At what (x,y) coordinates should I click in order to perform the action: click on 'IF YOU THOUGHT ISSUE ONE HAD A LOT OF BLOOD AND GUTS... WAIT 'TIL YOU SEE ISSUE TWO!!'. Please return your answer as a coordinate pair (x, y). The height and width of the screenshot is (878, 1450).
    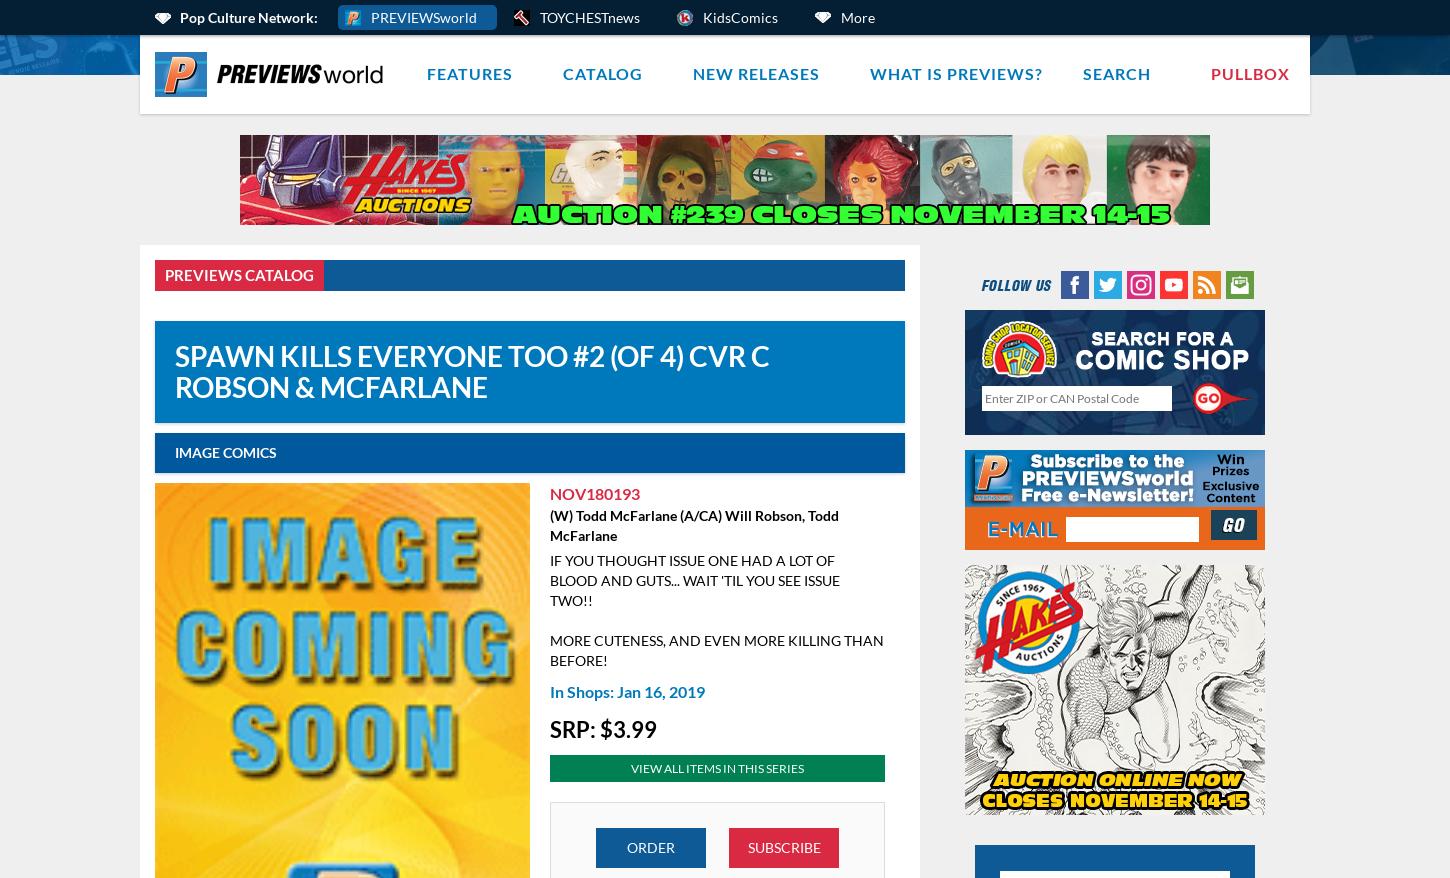
    Looking at the image, I should click on (693, 579).